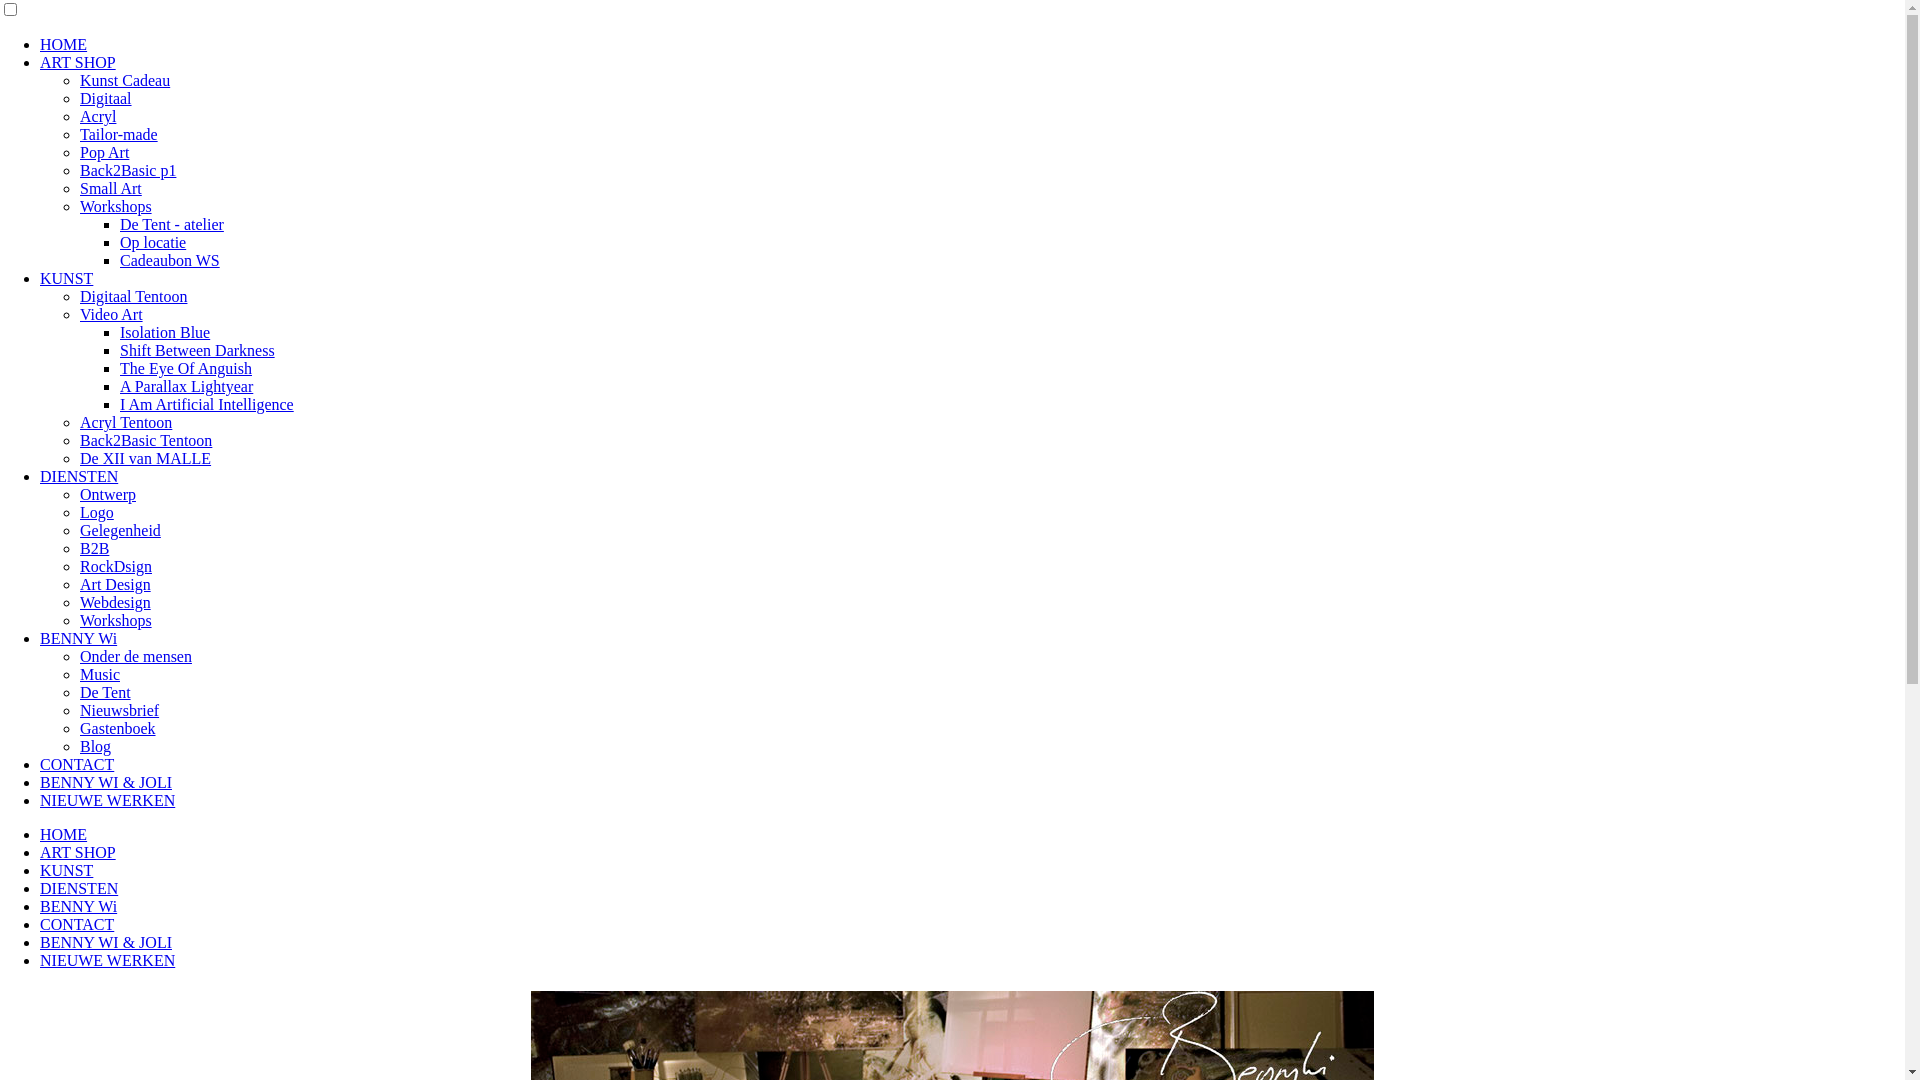 This screenshot has width=1920, height=1080. I want to click on 'Blog', so click(94, 746).